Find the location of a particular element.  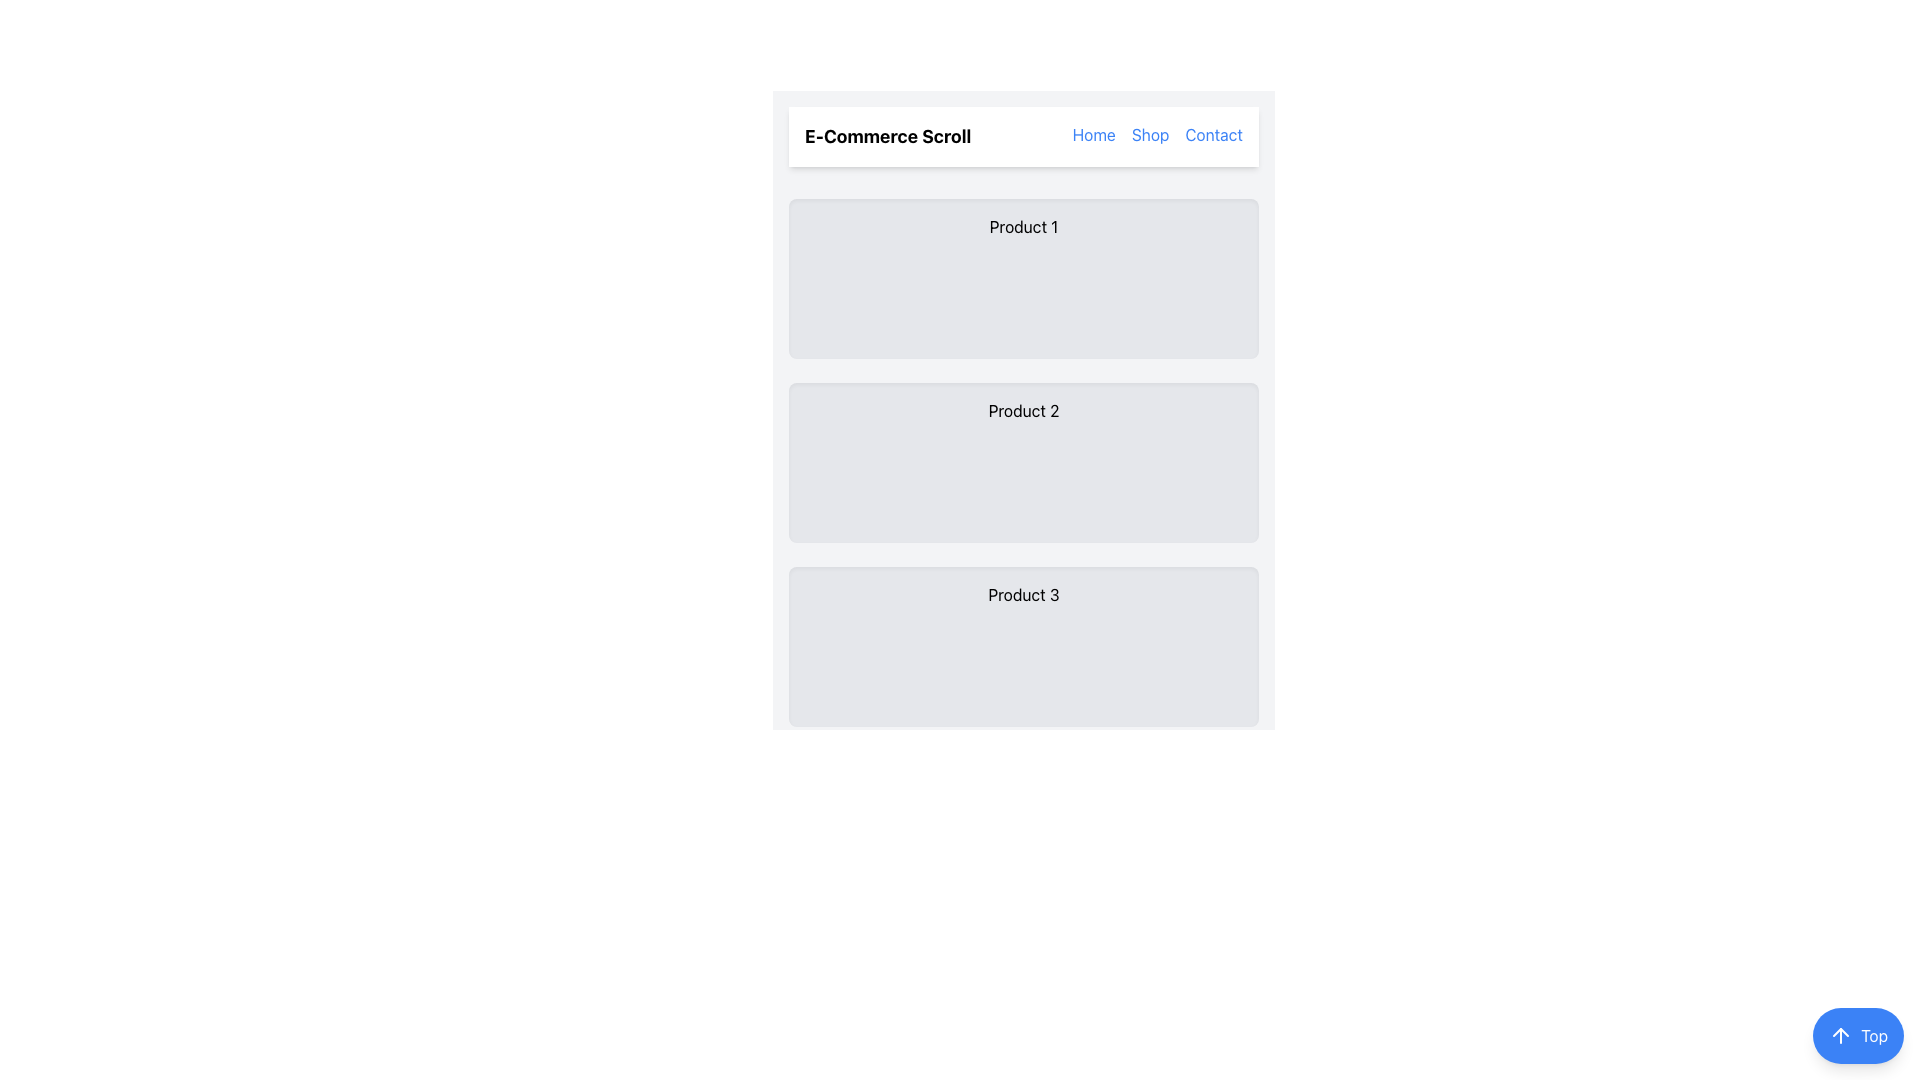

the 'Shop' hyperlink in the top-right navigation bar is located at coordinates (1150, 135).